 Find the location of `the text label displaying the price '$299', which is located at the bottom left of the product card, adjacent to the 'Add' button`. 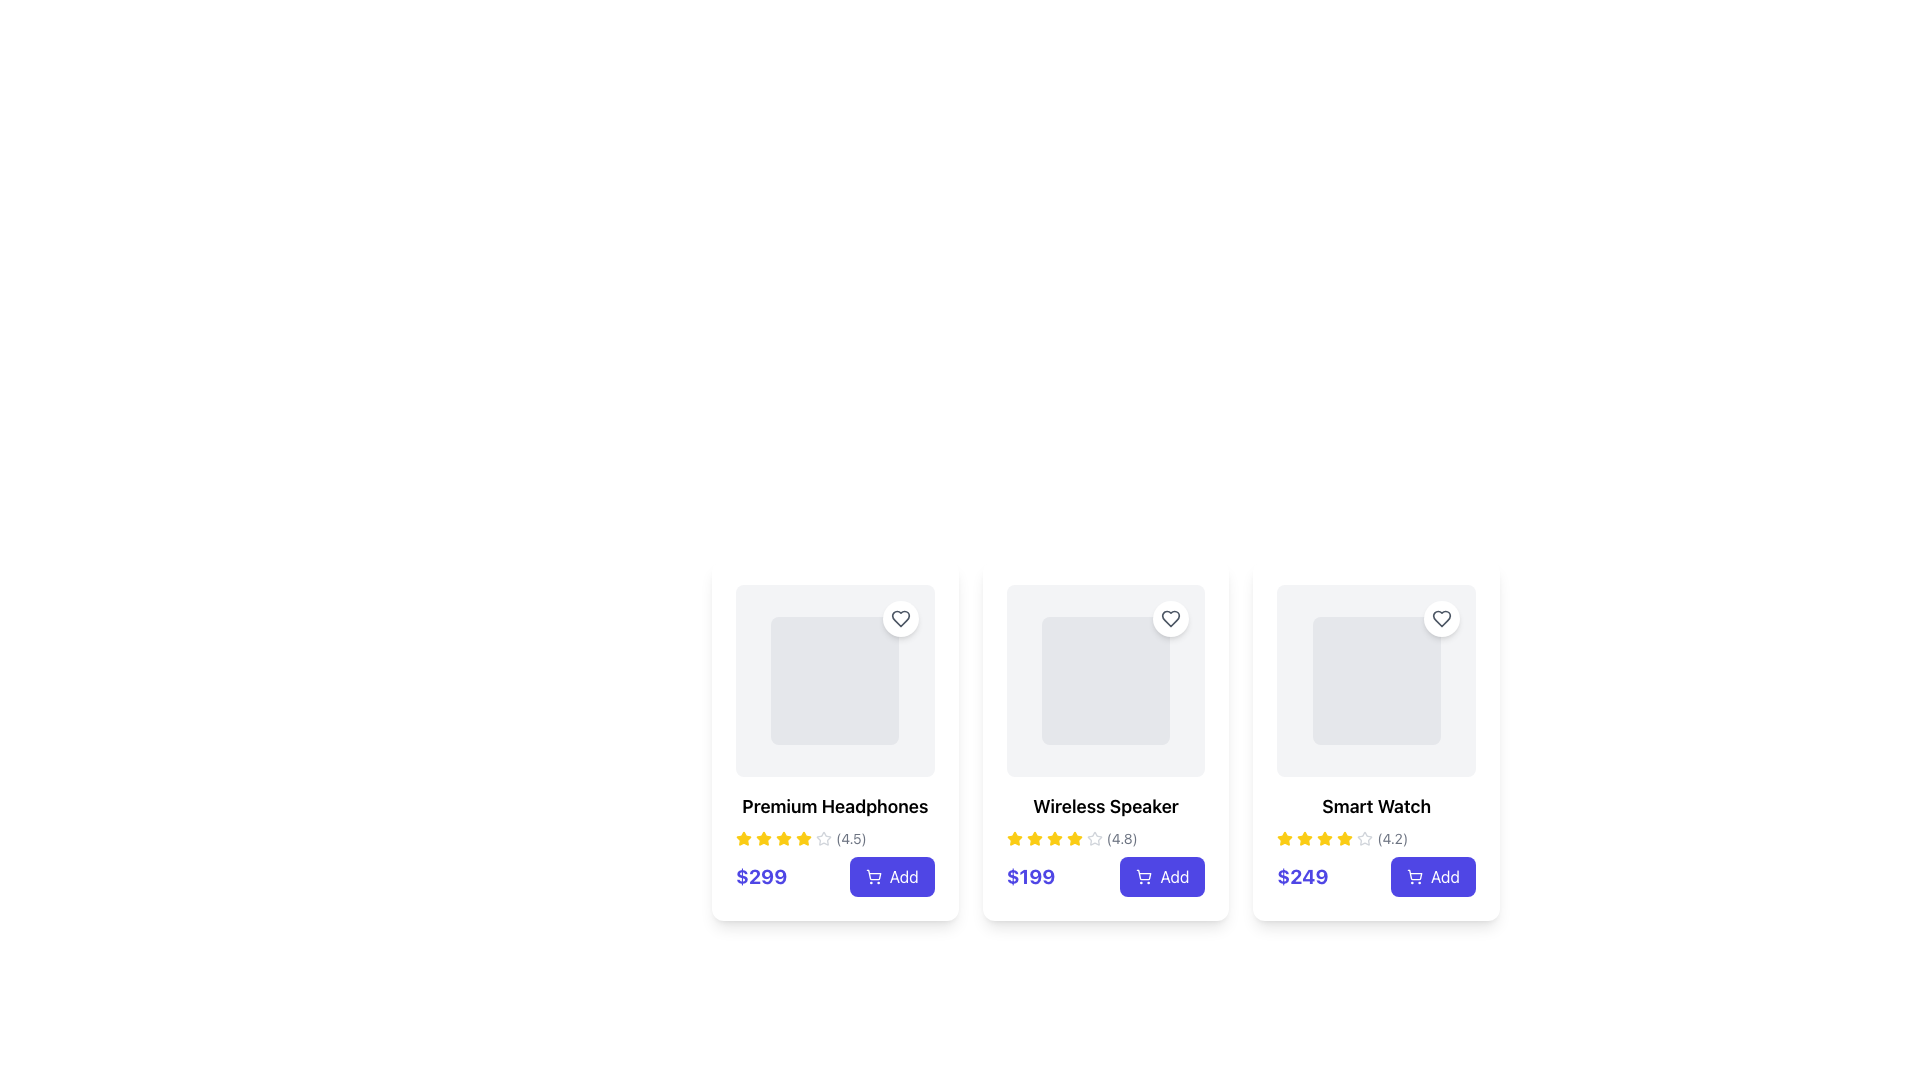

the text label displaying the price '$299', which is located at the bottom left of the product card, adjacent to the 'Add' button is located at coordinates (760, 875).